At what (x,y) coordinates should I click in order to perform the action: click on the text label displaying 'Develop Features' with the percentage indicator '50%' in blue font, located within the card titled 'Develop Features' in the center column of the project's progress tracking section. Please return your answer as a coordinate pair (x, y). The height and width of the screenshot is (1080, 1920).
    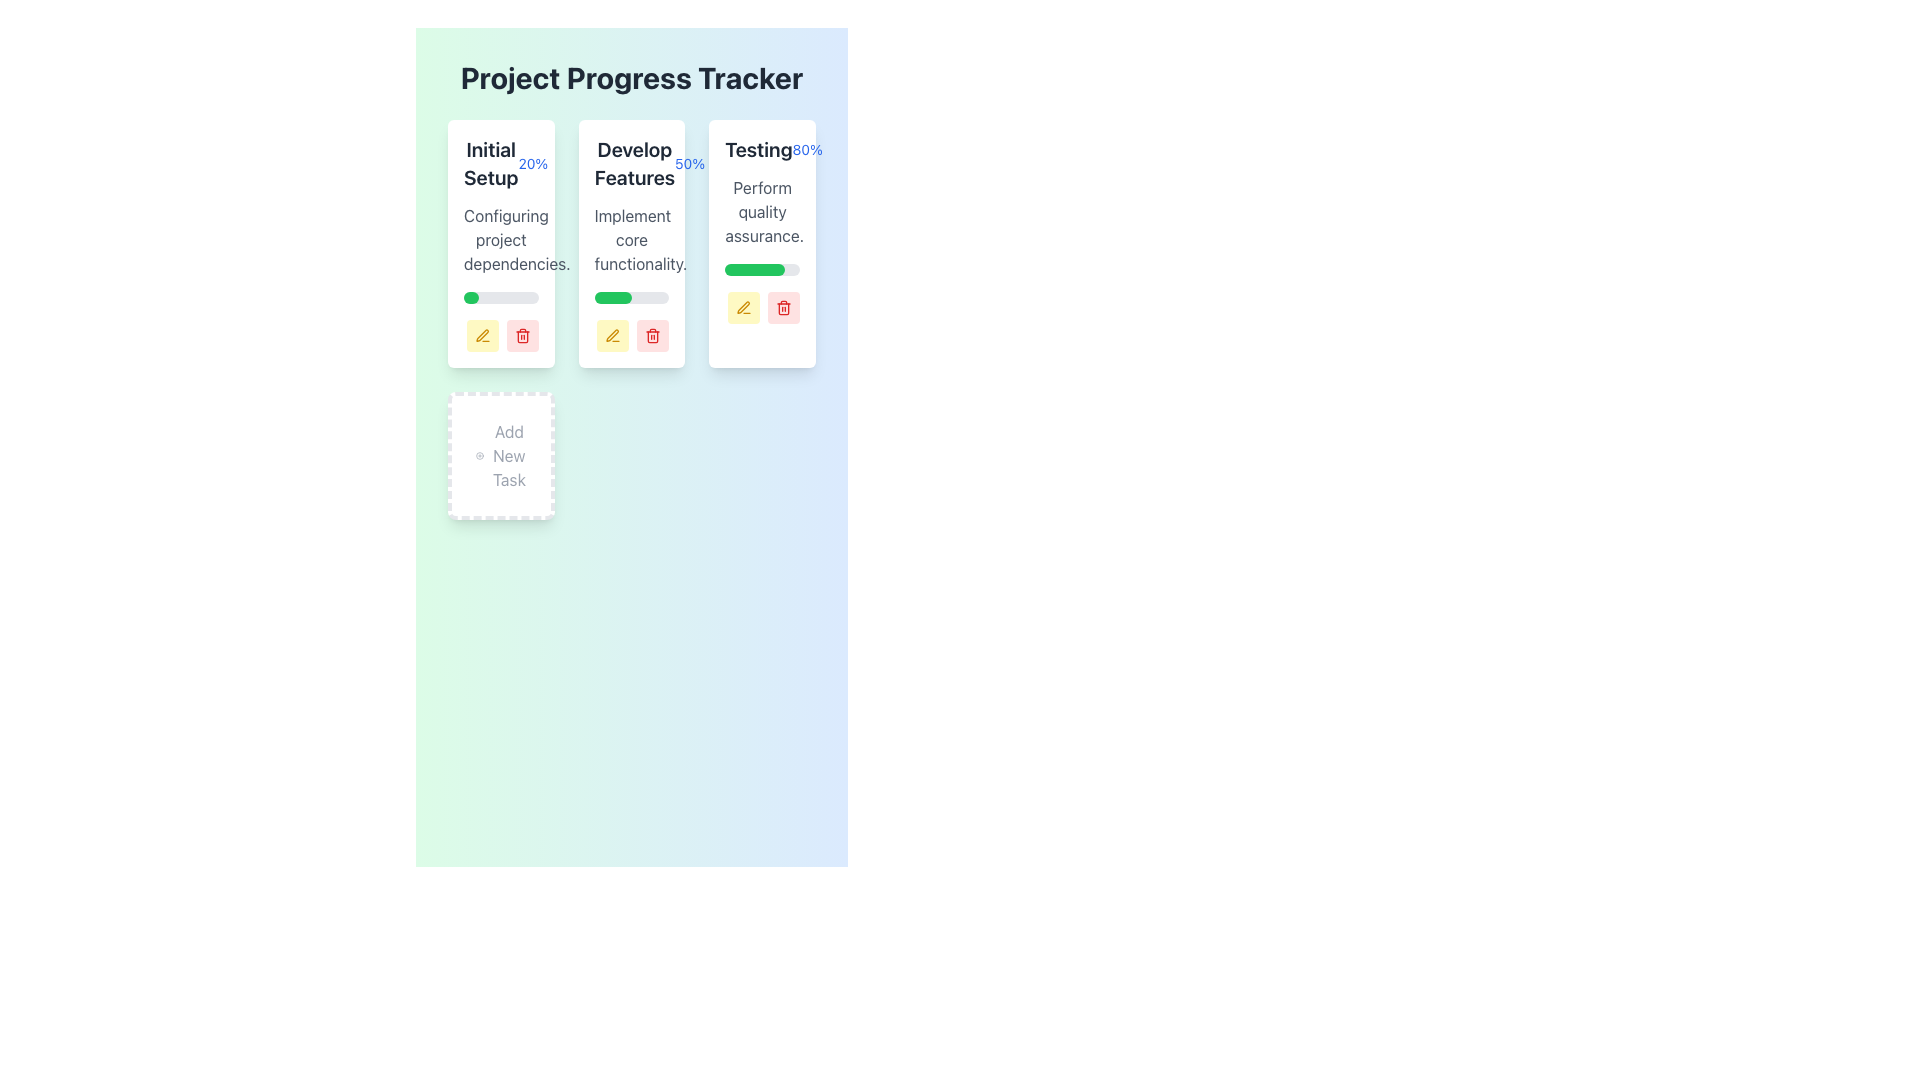
    Looking at the image, I should click on (631, 163).